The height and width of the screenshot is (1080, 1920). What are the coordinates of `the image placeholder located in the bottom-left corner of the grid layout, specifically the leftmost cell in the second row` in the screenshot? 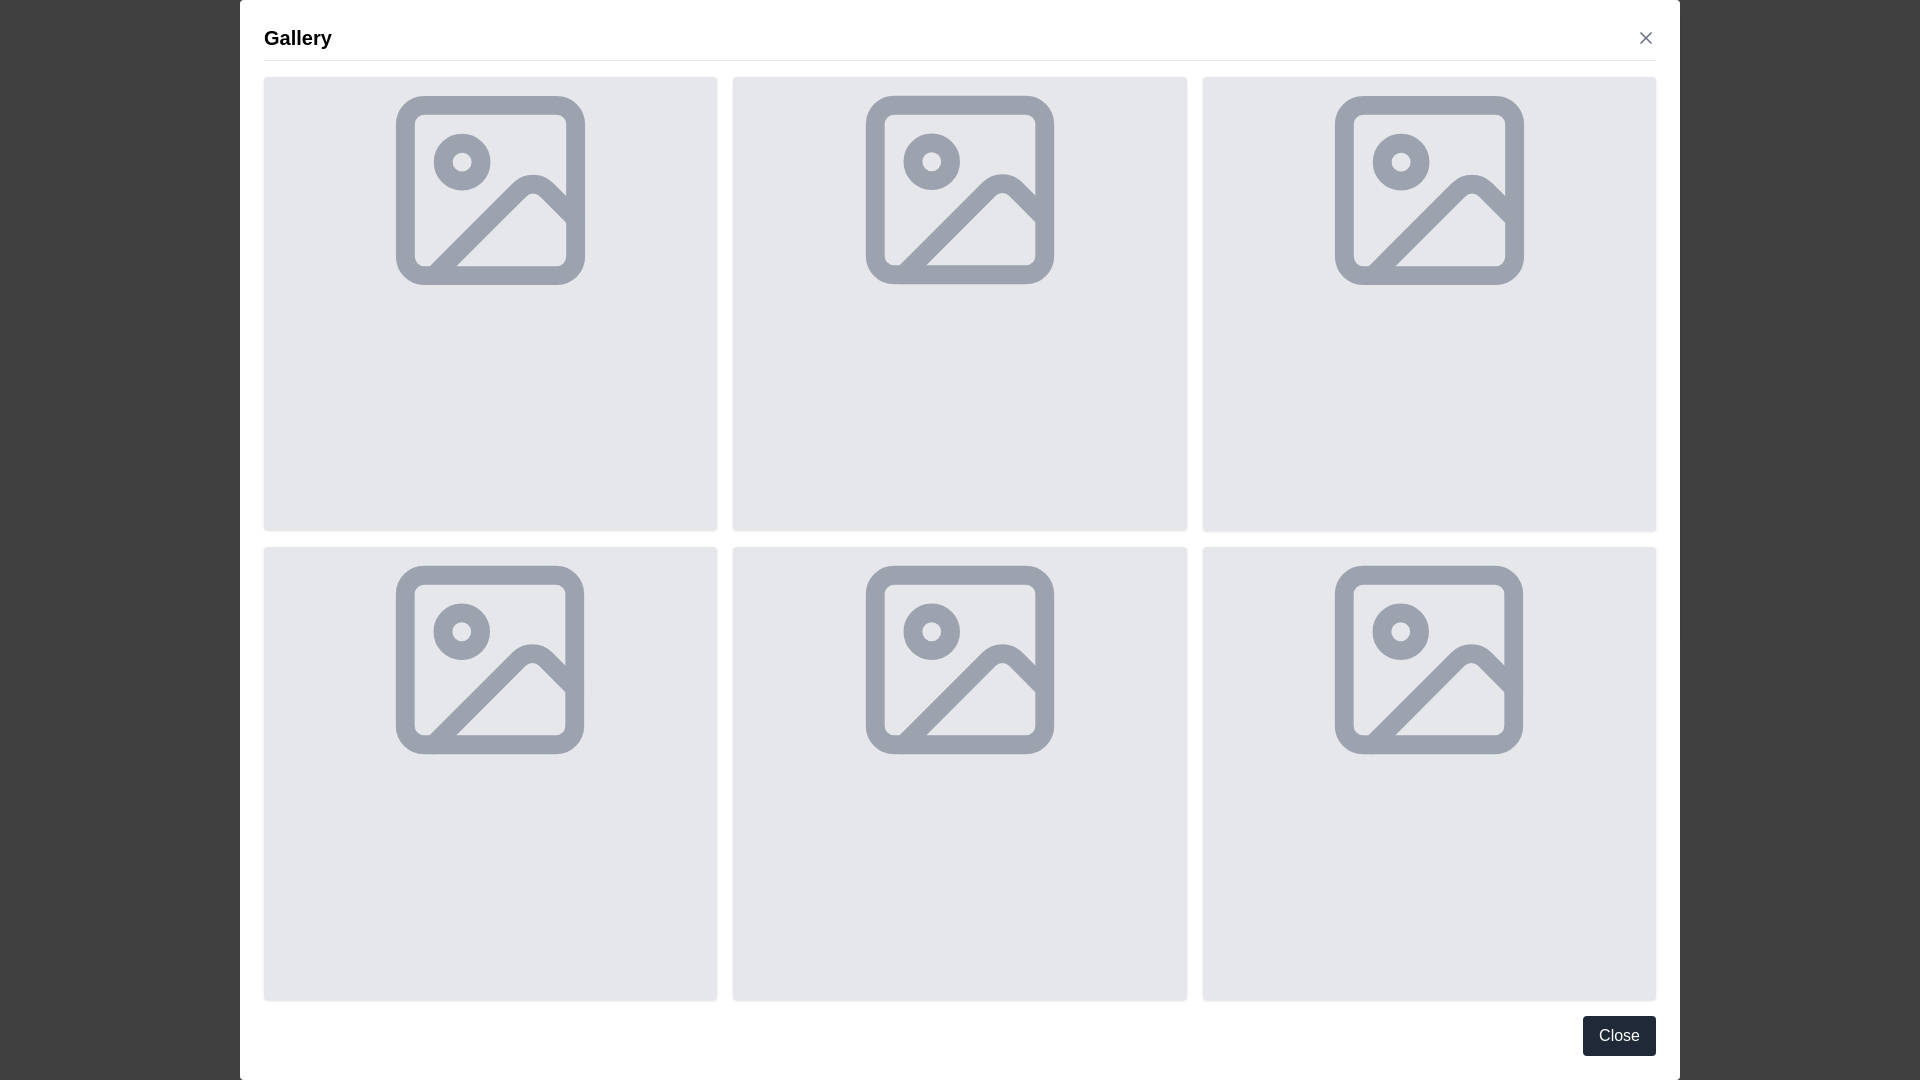 It's located at (490, 772).